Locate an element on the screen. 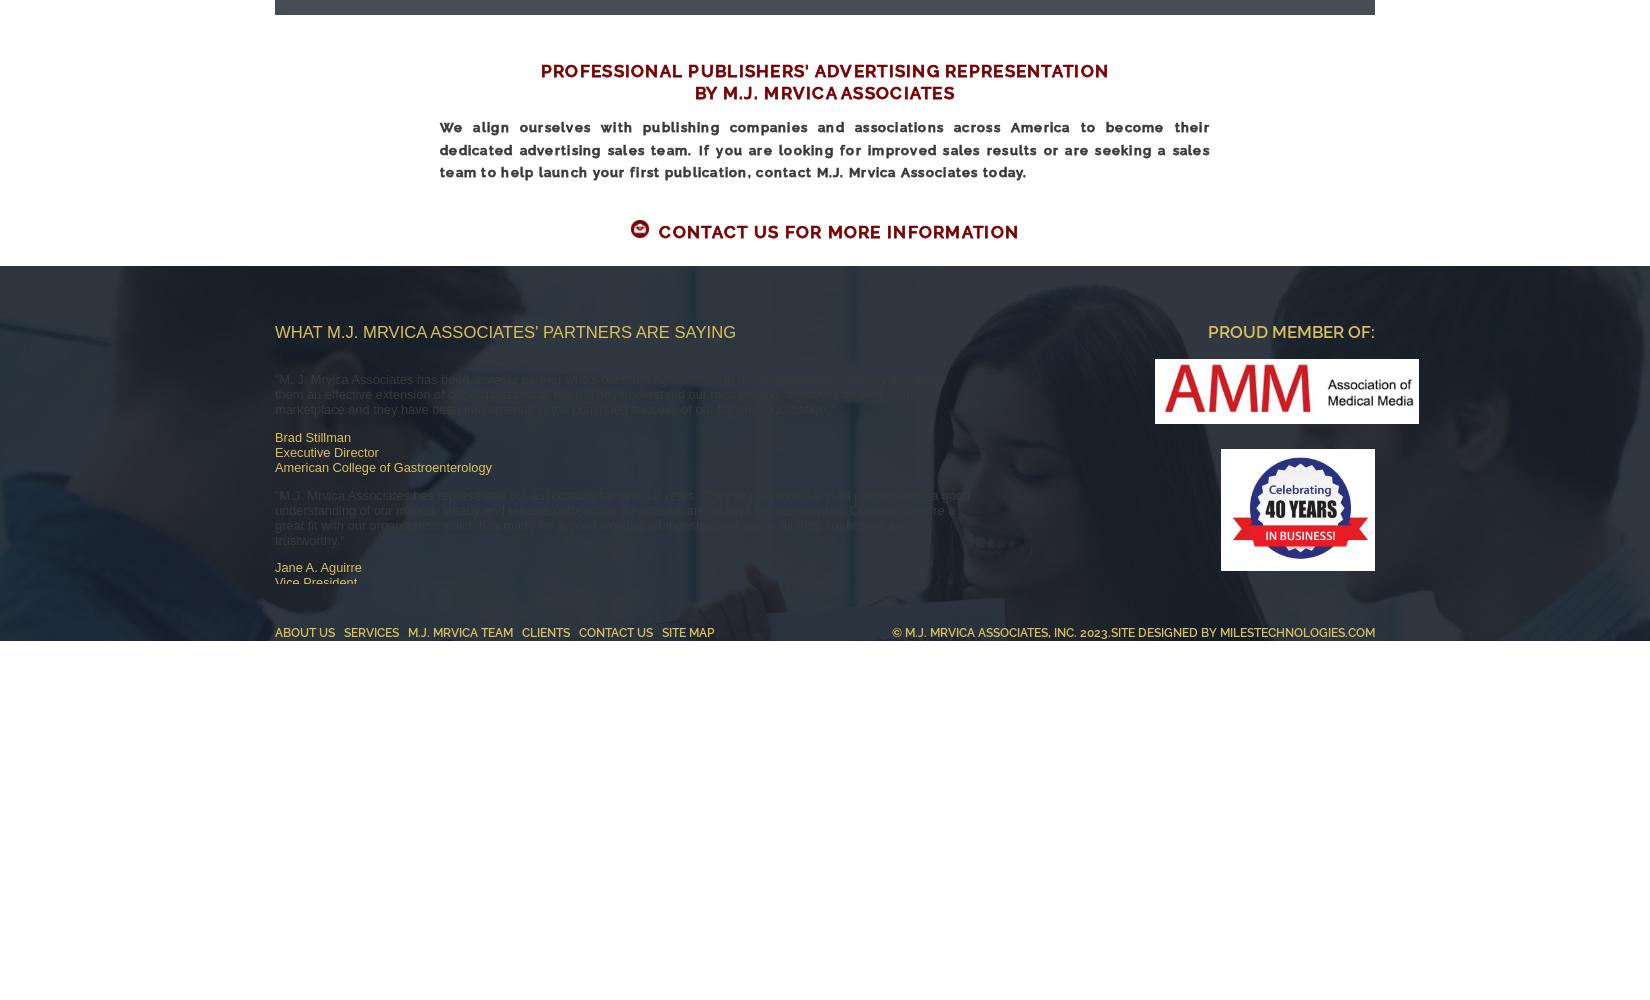 The image size is (1650, 1000). 'Contact Us' is located at coordinates (614, 632).